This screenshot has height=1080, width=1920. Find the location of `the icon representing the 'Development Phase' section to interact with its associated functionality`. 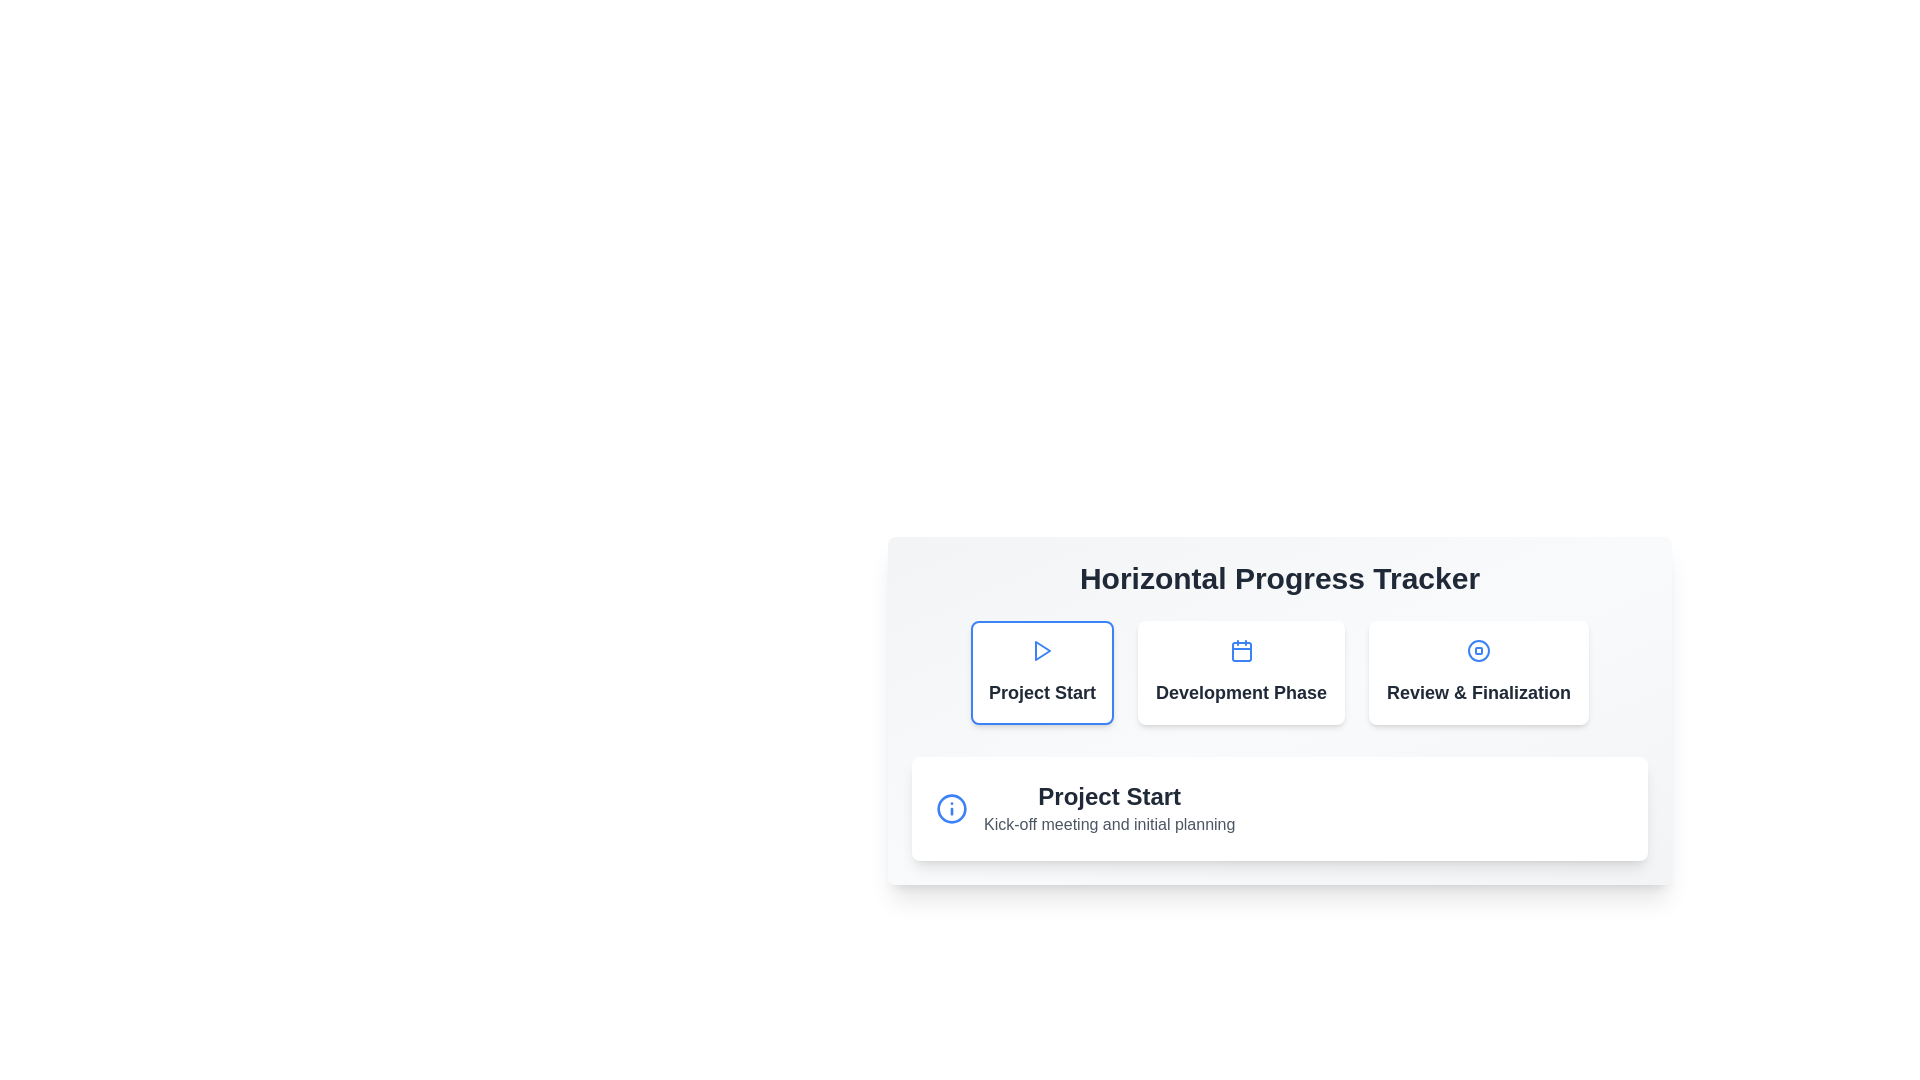

the icon representing the 'Development Phase' section to interact with its associated functionality is located at coordinates (1240, 651).